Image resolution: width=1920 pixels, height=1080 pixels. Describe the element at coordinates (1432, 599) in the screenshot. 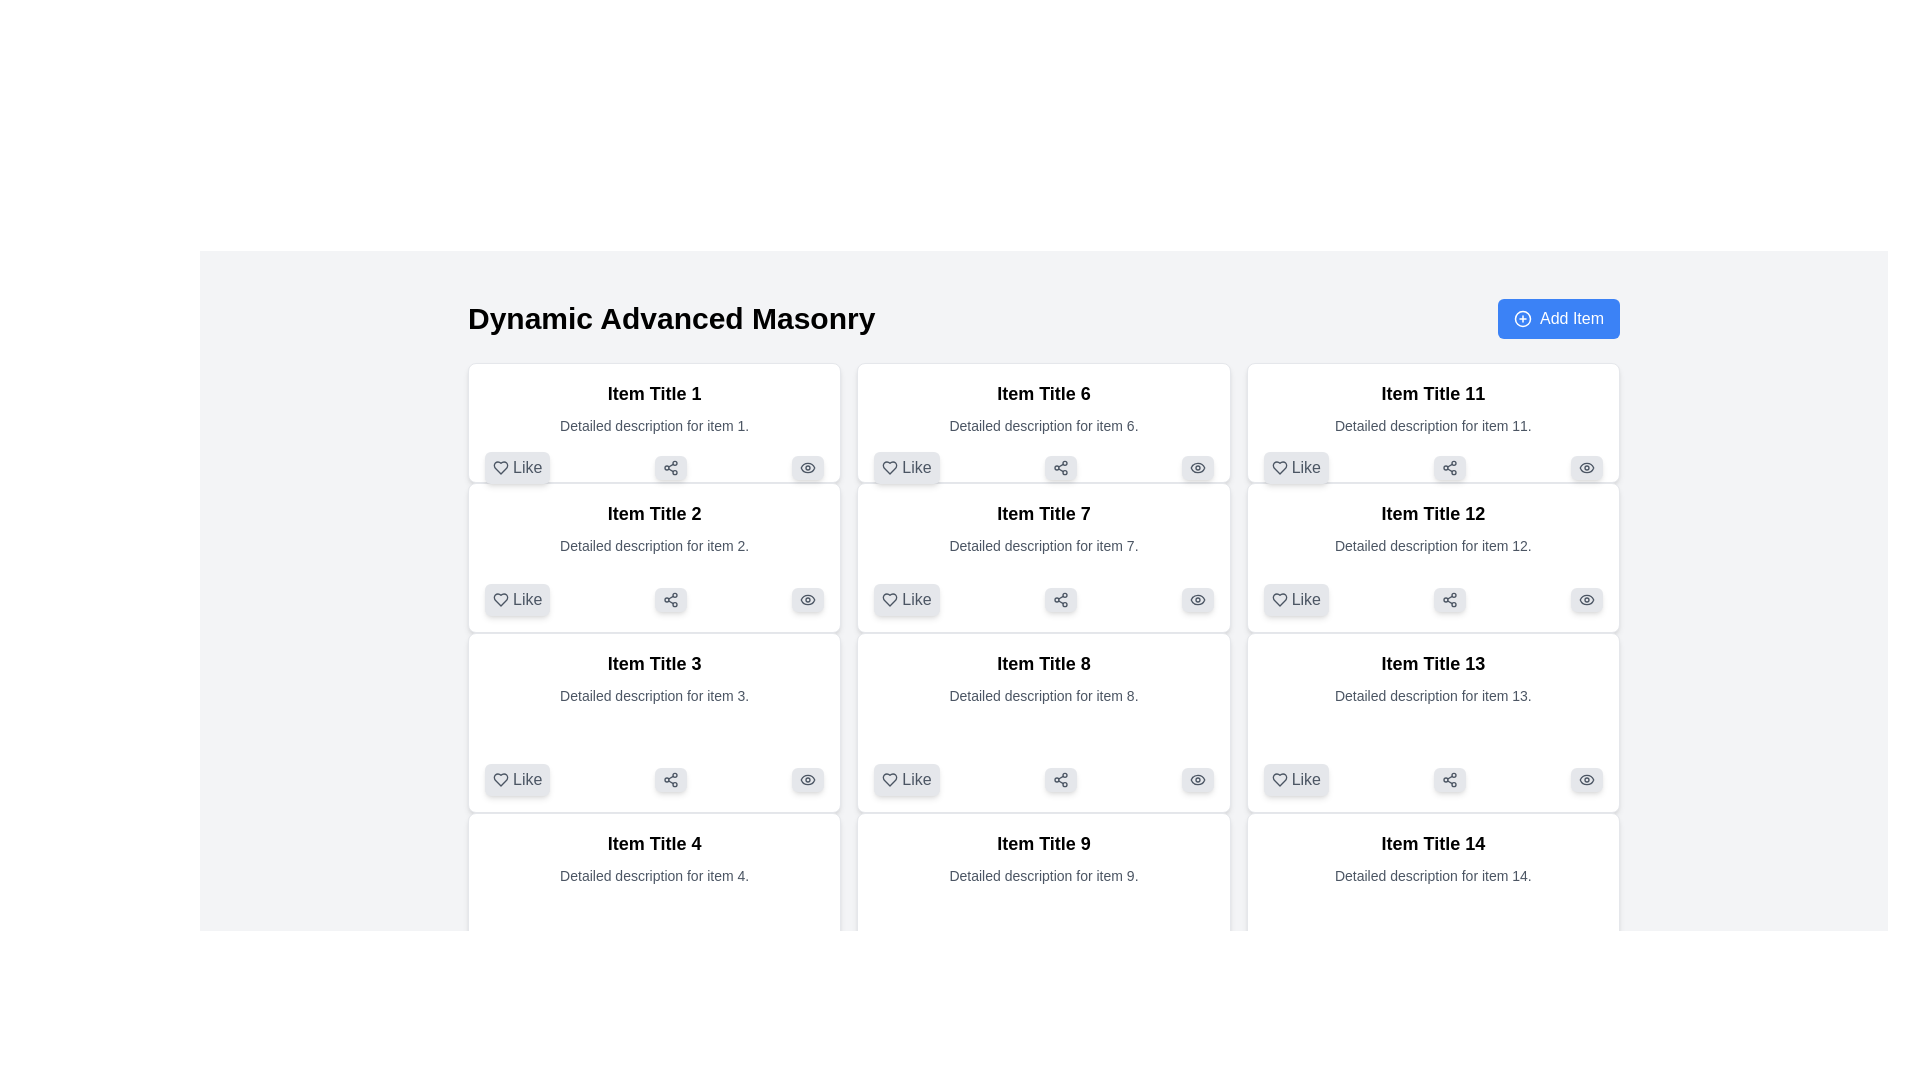

I see `the share button with a network-like share symbol located within the card titled 'Item Title 12', positioned between the 'Like' button and the 'Eye' icon button` at that location.